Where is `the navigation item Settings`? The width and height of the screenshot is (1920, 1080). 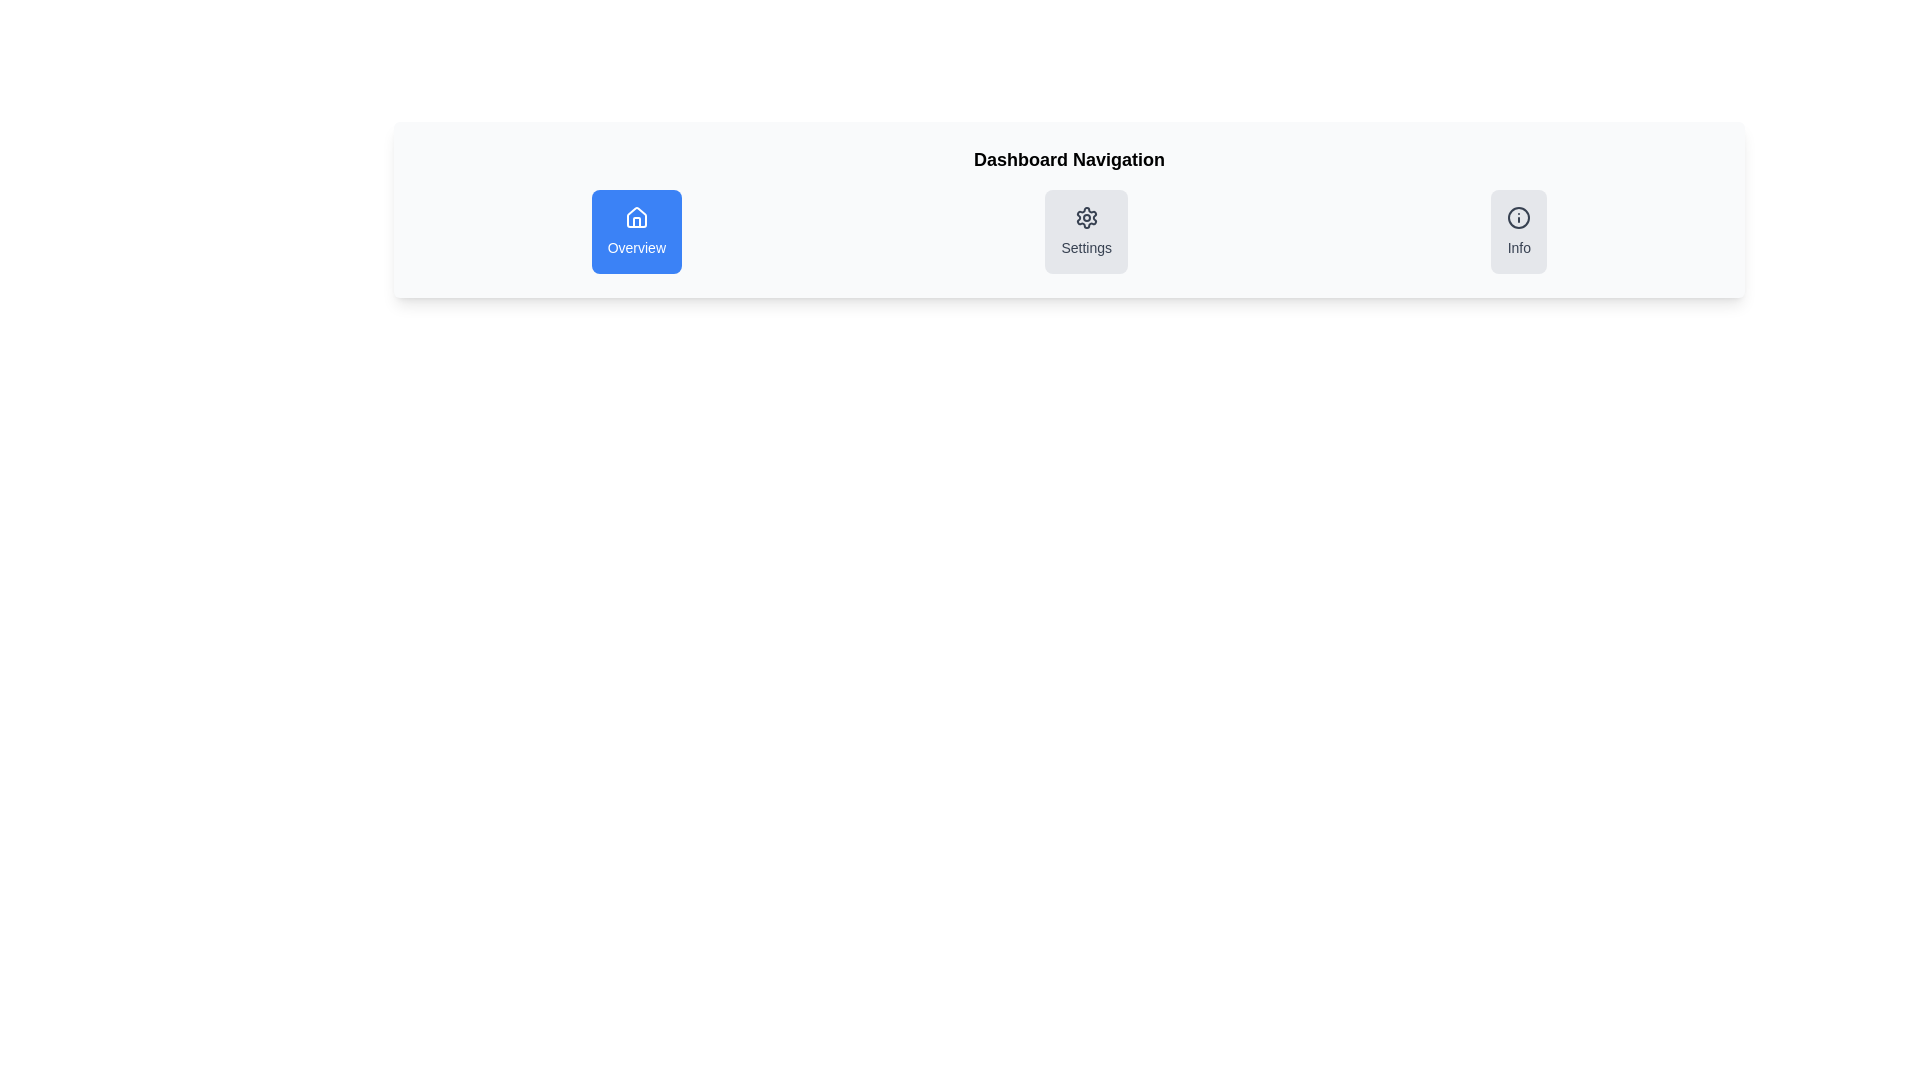 the navigation item Settings is located at coordinates (1085, 230).